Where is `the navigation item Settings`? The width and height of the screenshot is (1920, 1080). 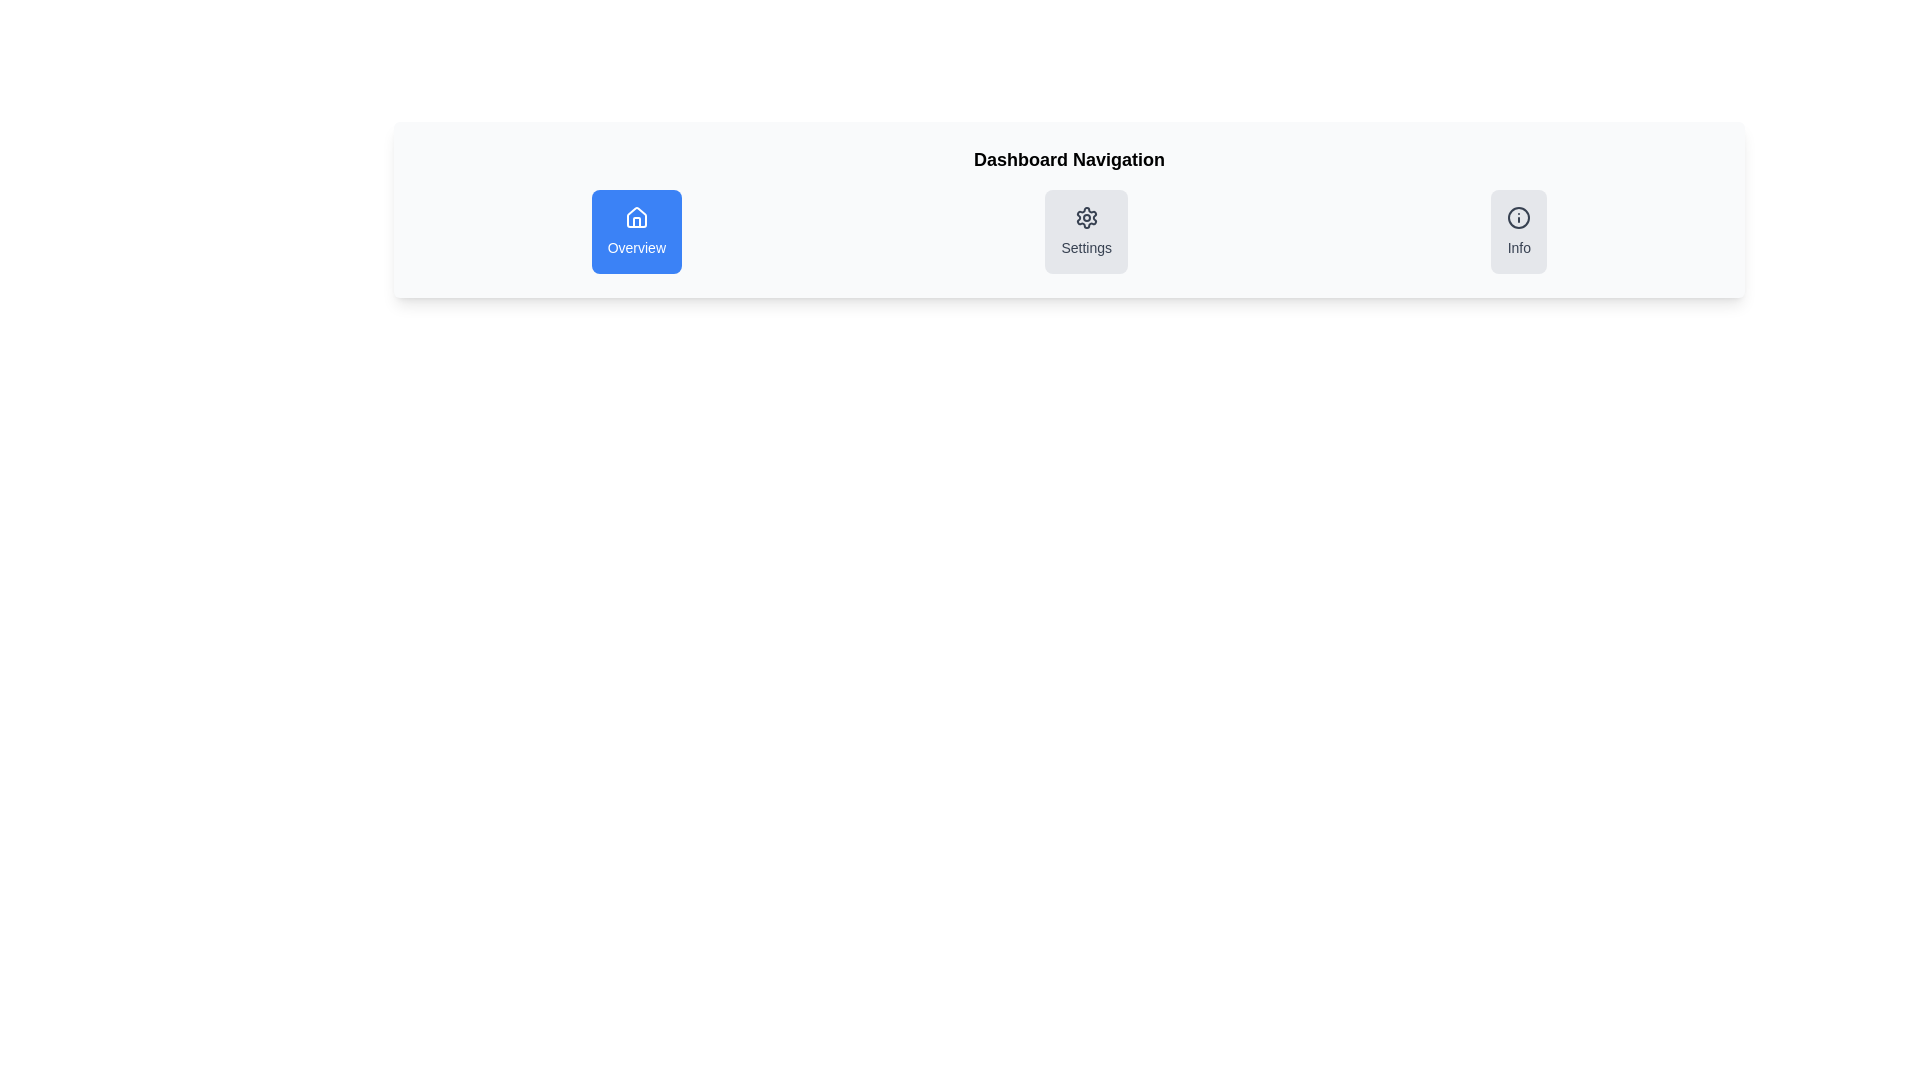 the navigation item Settings is located at coordinates (1085, 230).